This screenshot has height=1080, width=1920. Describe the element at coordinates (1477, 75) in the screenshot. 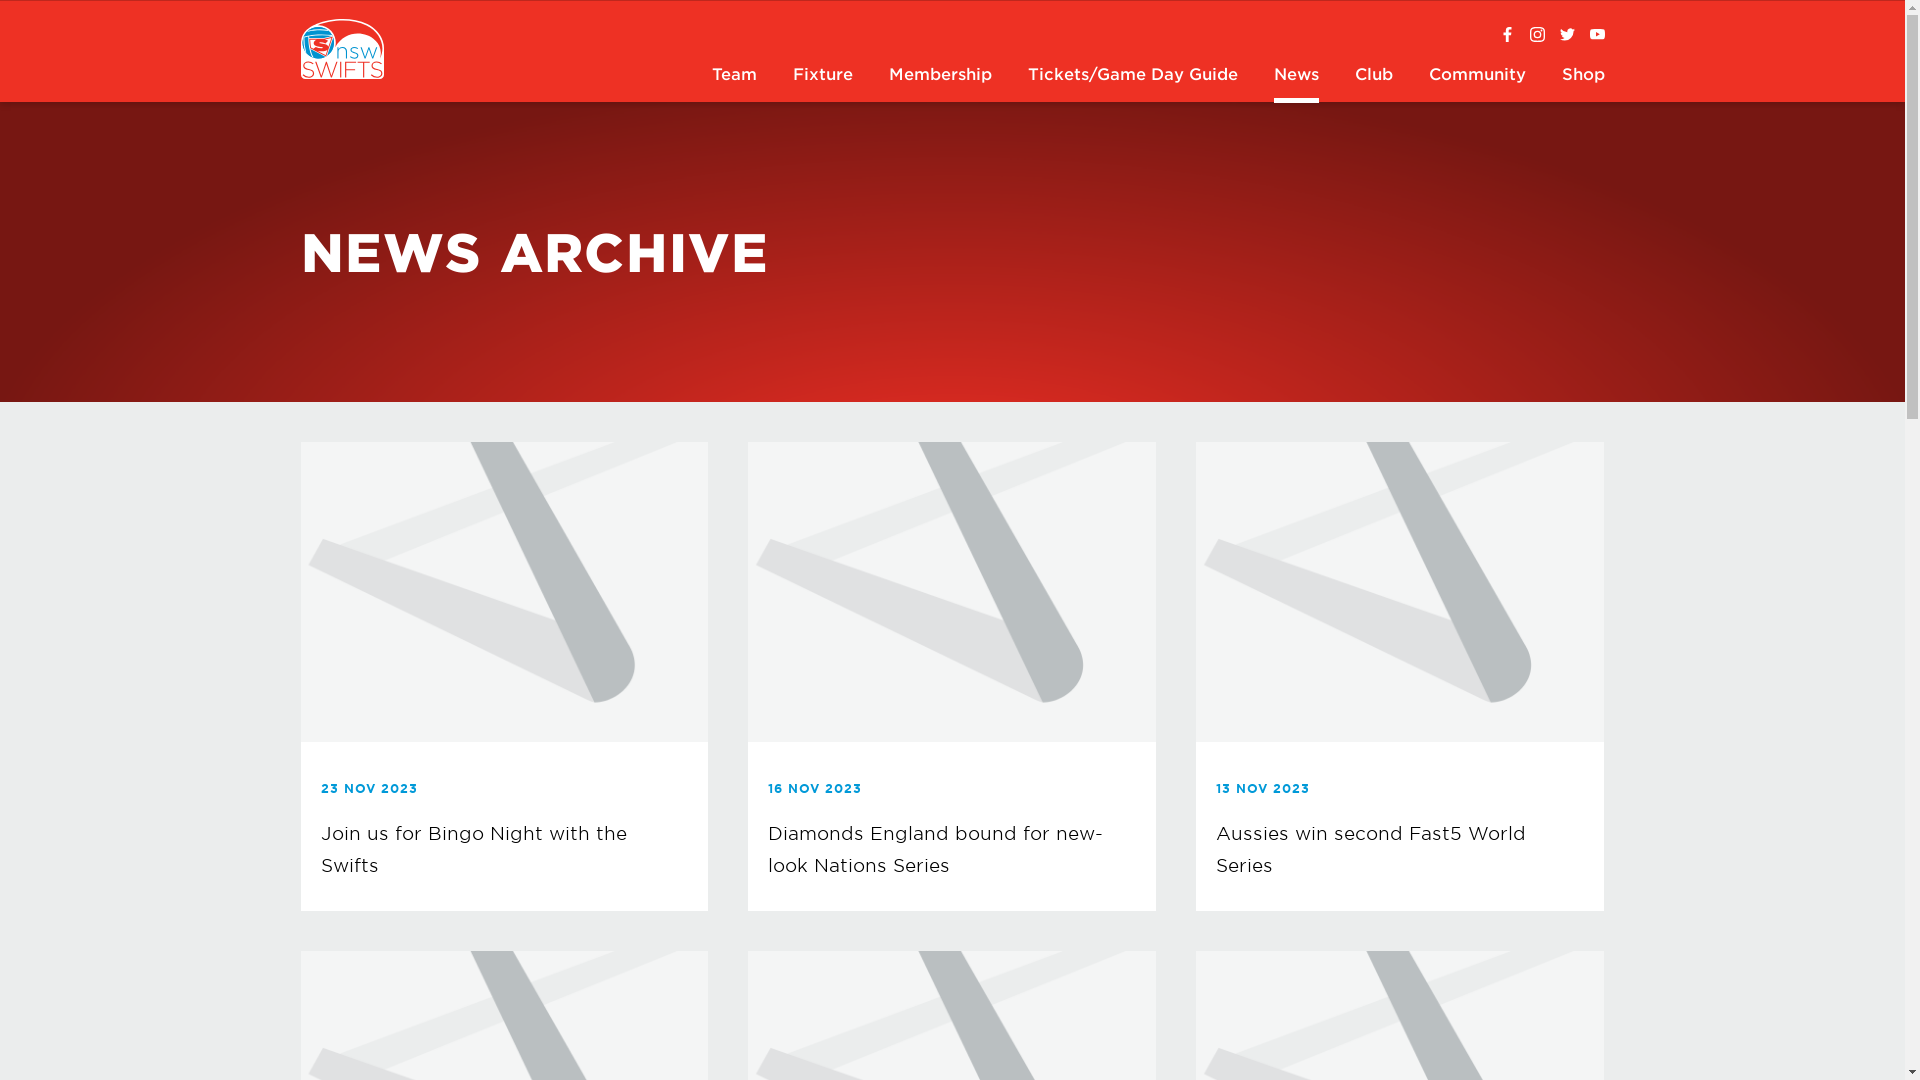

I see `'Community'` at that location.